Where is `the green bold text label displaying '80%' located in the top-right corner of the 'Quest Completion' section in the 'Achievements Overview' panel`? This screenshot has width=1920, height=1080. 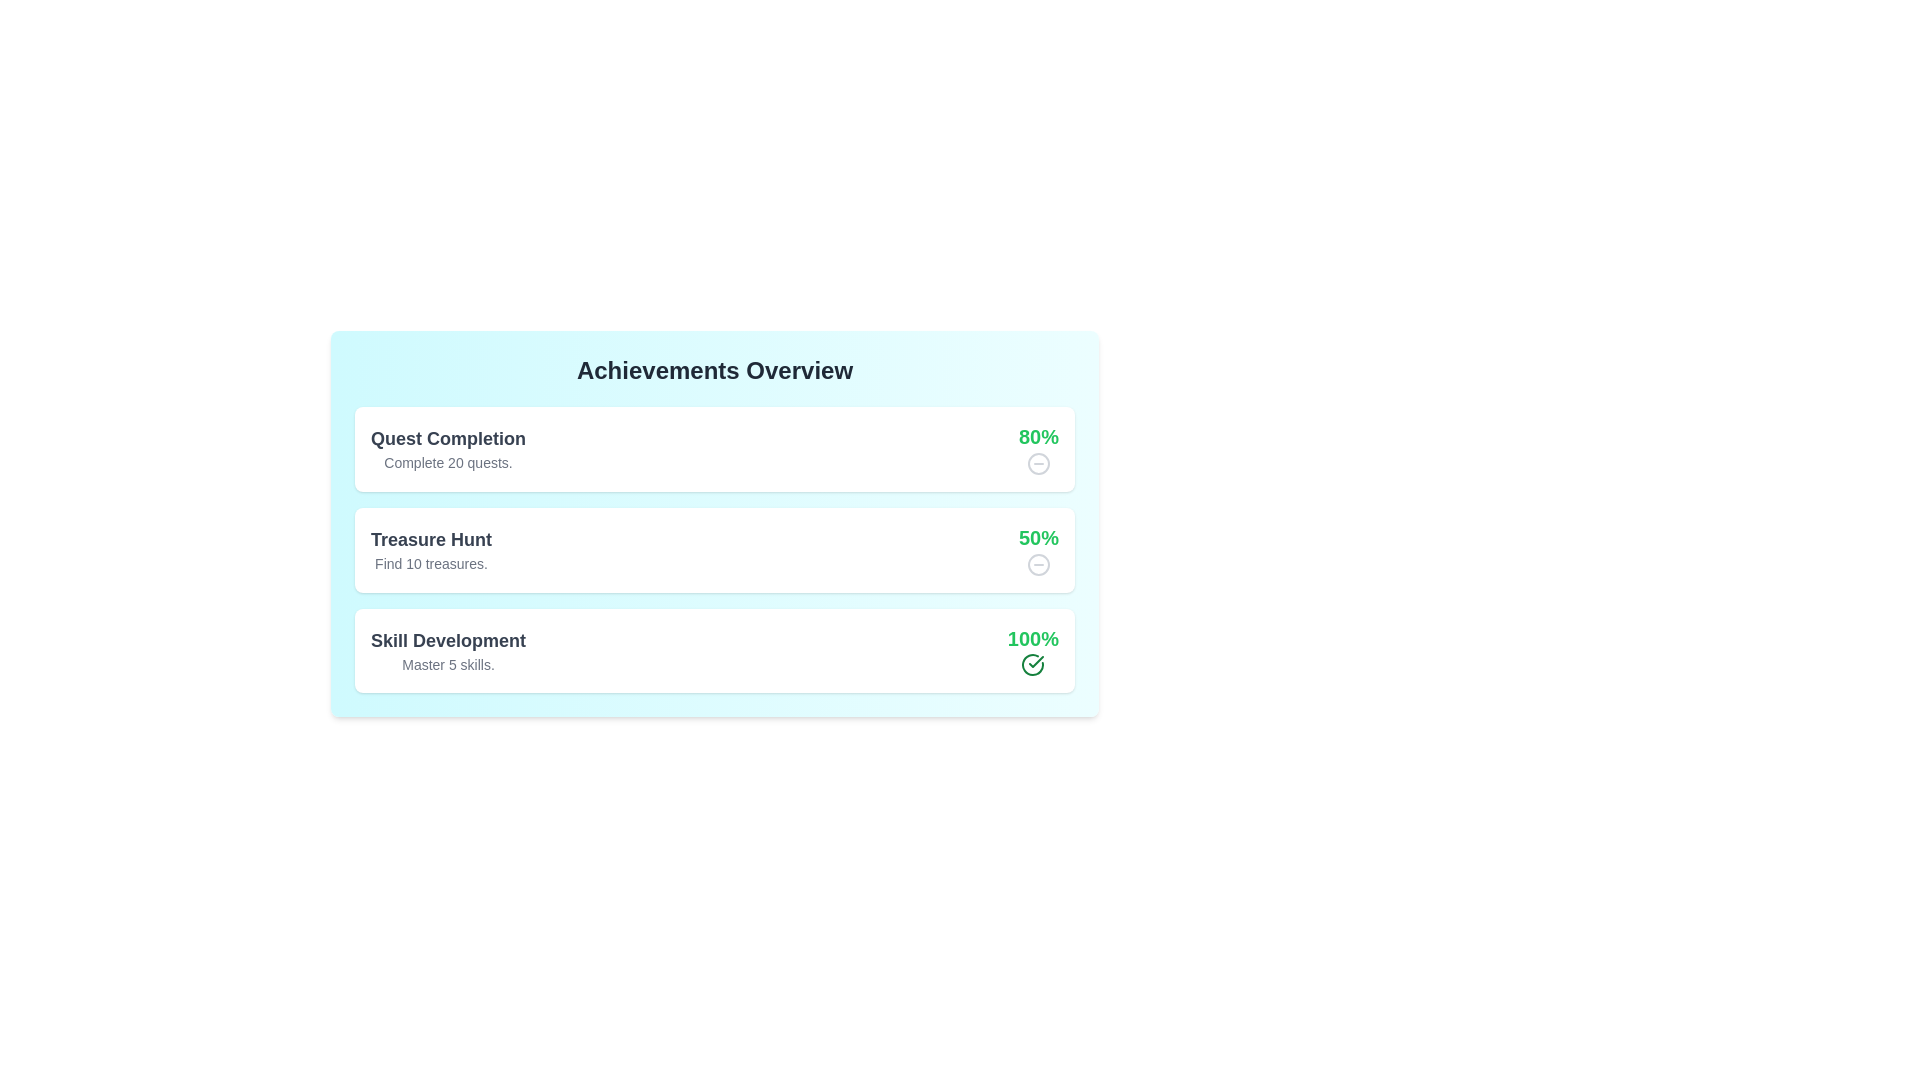 the green bold text label displaying '80%' located in the top-right corner of the 'Quest Completion' section in the 'Achievements Overview' panel is located at coordinates (1038, 435).